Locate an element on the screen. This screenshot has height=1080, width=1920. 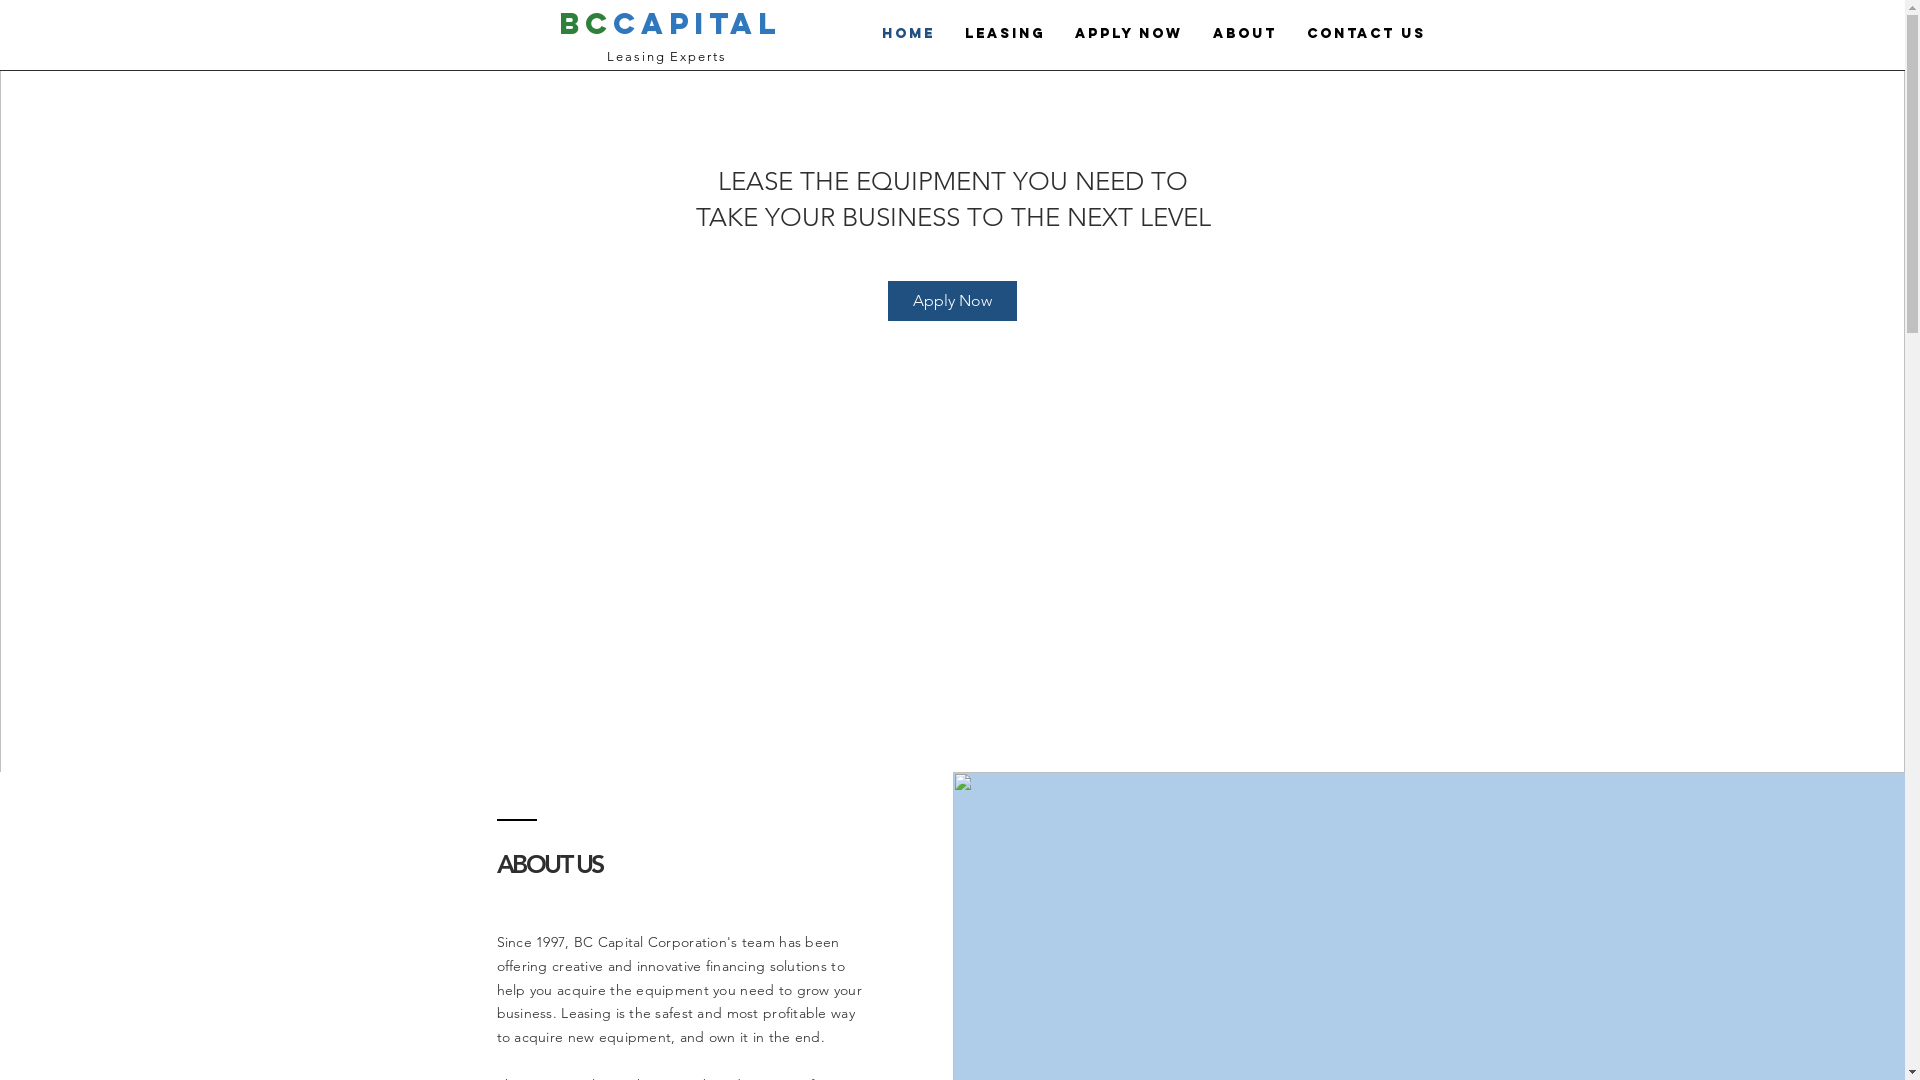
'Leasing' is located at coordinates (1004, 34).